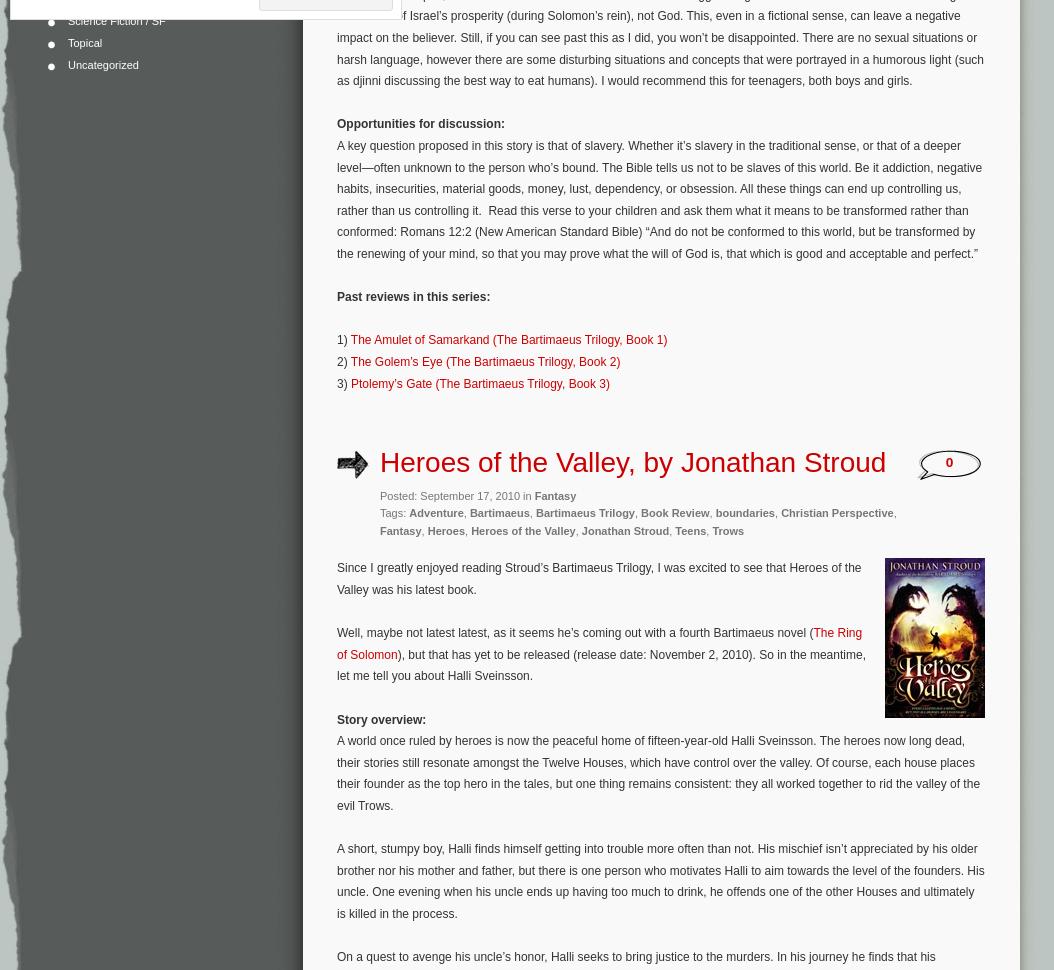 The height and width of the screenshot is (970, 1054). Describe the element at coordinates (633, 460) in the screenshot. I see `'Heroes of the Valley, by Jonathan Stroud'` at that location.